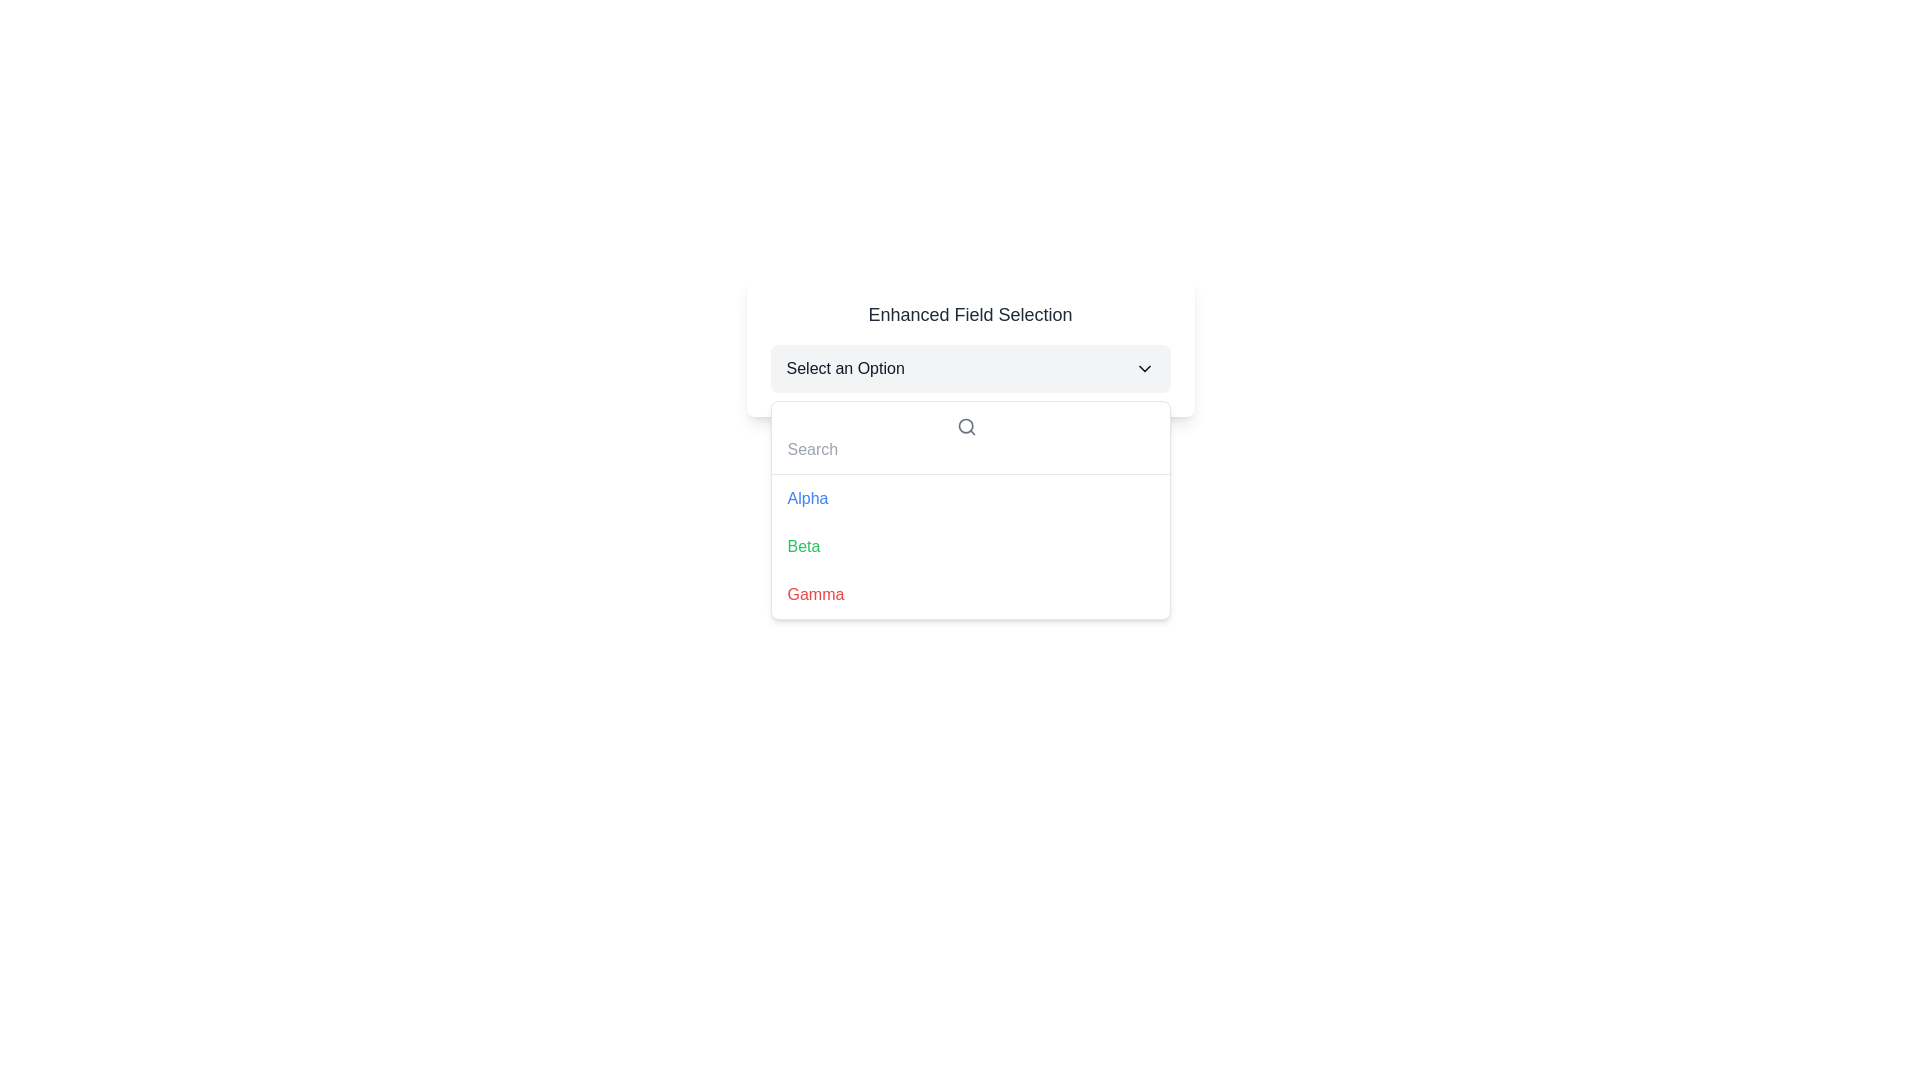 Image resolution: width=1920 pixels, height=1080 pixels. Describe the element at coordinates (965, 424) in the screenshot. I see `the SVG circle element that is part of the search icon next to the 'Search' label in the 'Enhanced Field Selection' dropdown menu` at that location.